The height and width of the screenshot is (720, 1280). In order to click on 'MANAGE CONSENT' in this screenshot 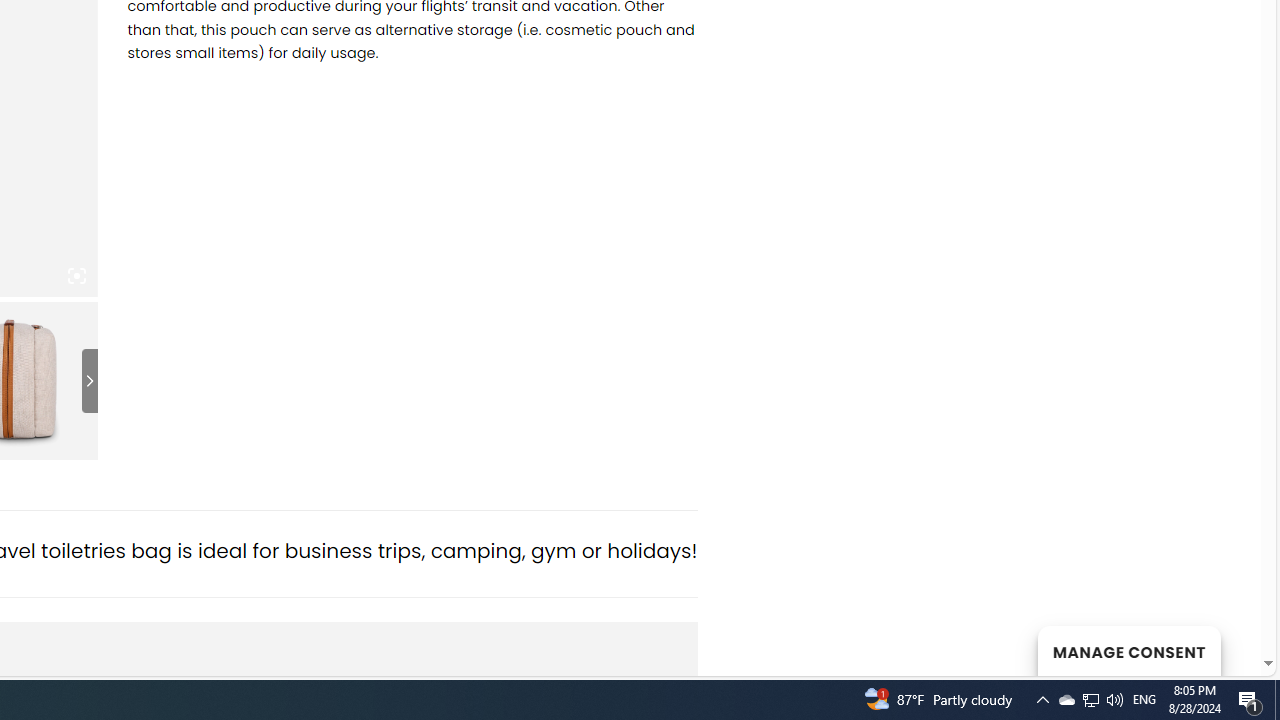, I will do `click(1128, 650)`.